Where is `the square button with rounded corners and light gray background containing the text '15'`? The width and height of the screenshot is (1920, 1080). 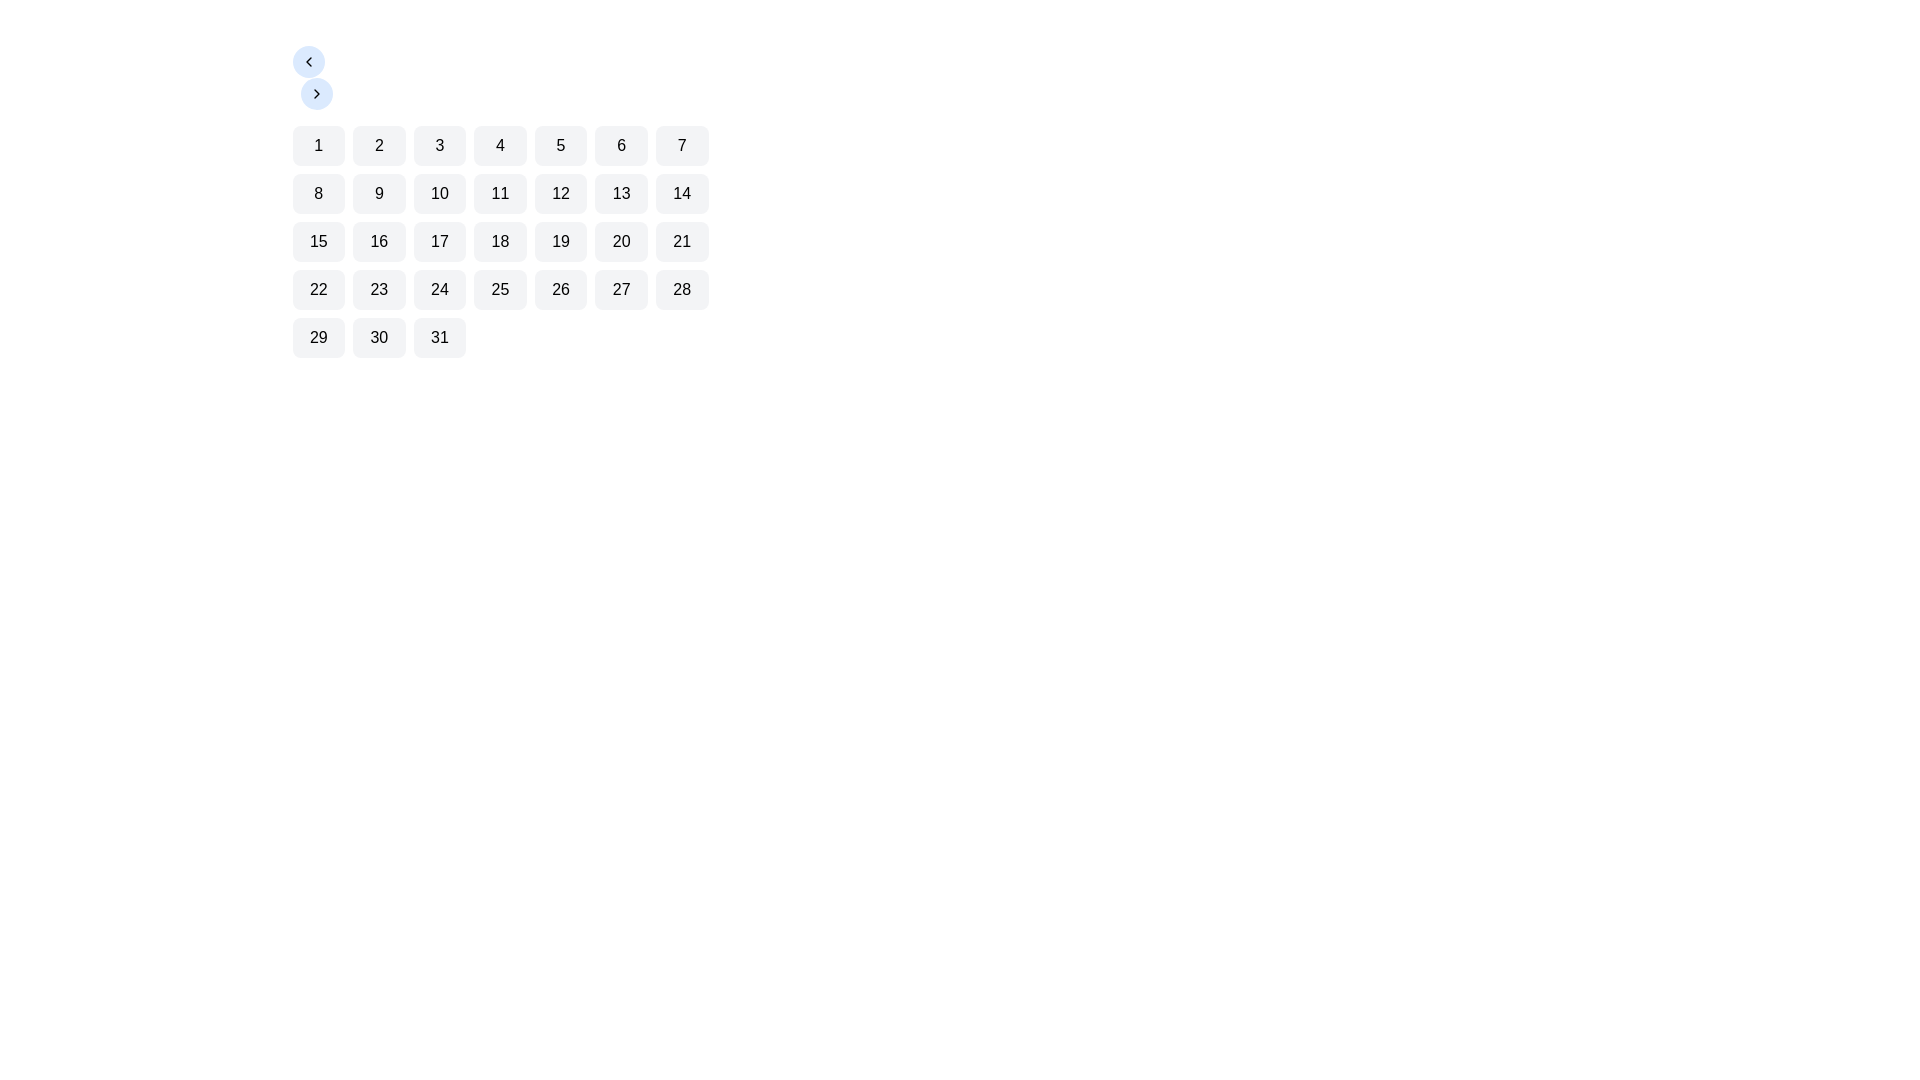
the square button with rounded corners and light gray background containing the text '15' is located at coordinates (317, 241).